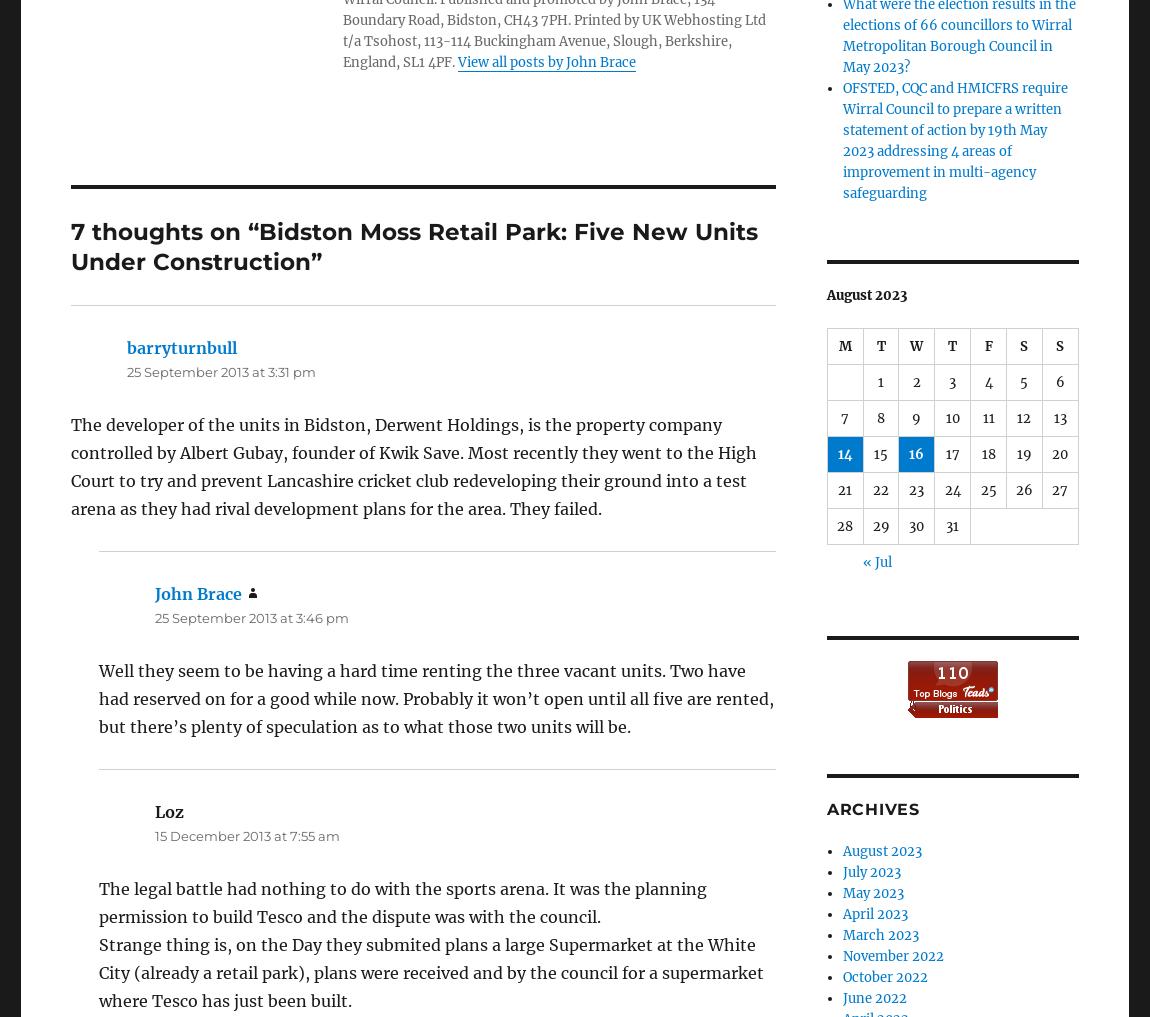 The image size is (1150, 1017). What do you see at coordinates (980, 489) in the screenshot?
I see `'25'` at bounding box center [980, 489].